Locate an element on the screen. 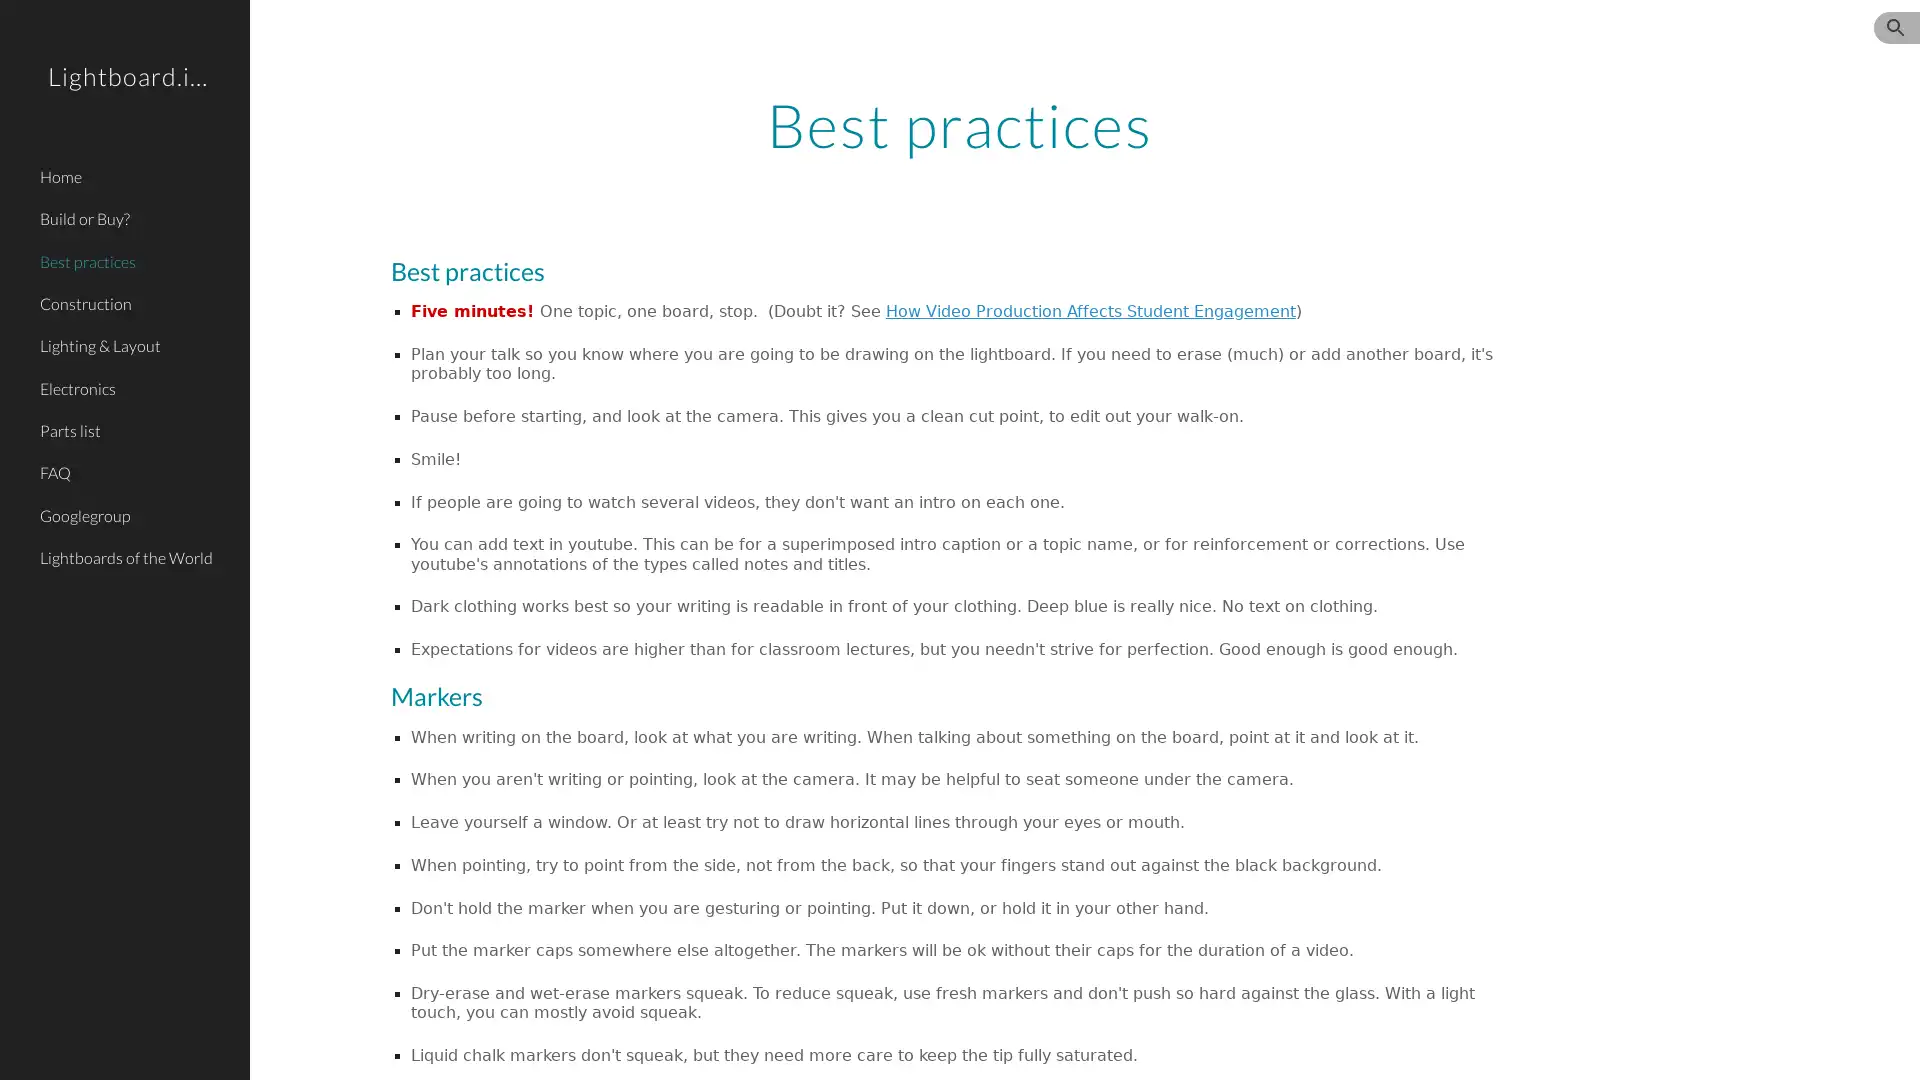  Copy heading link is located at coordinates (628, 694).